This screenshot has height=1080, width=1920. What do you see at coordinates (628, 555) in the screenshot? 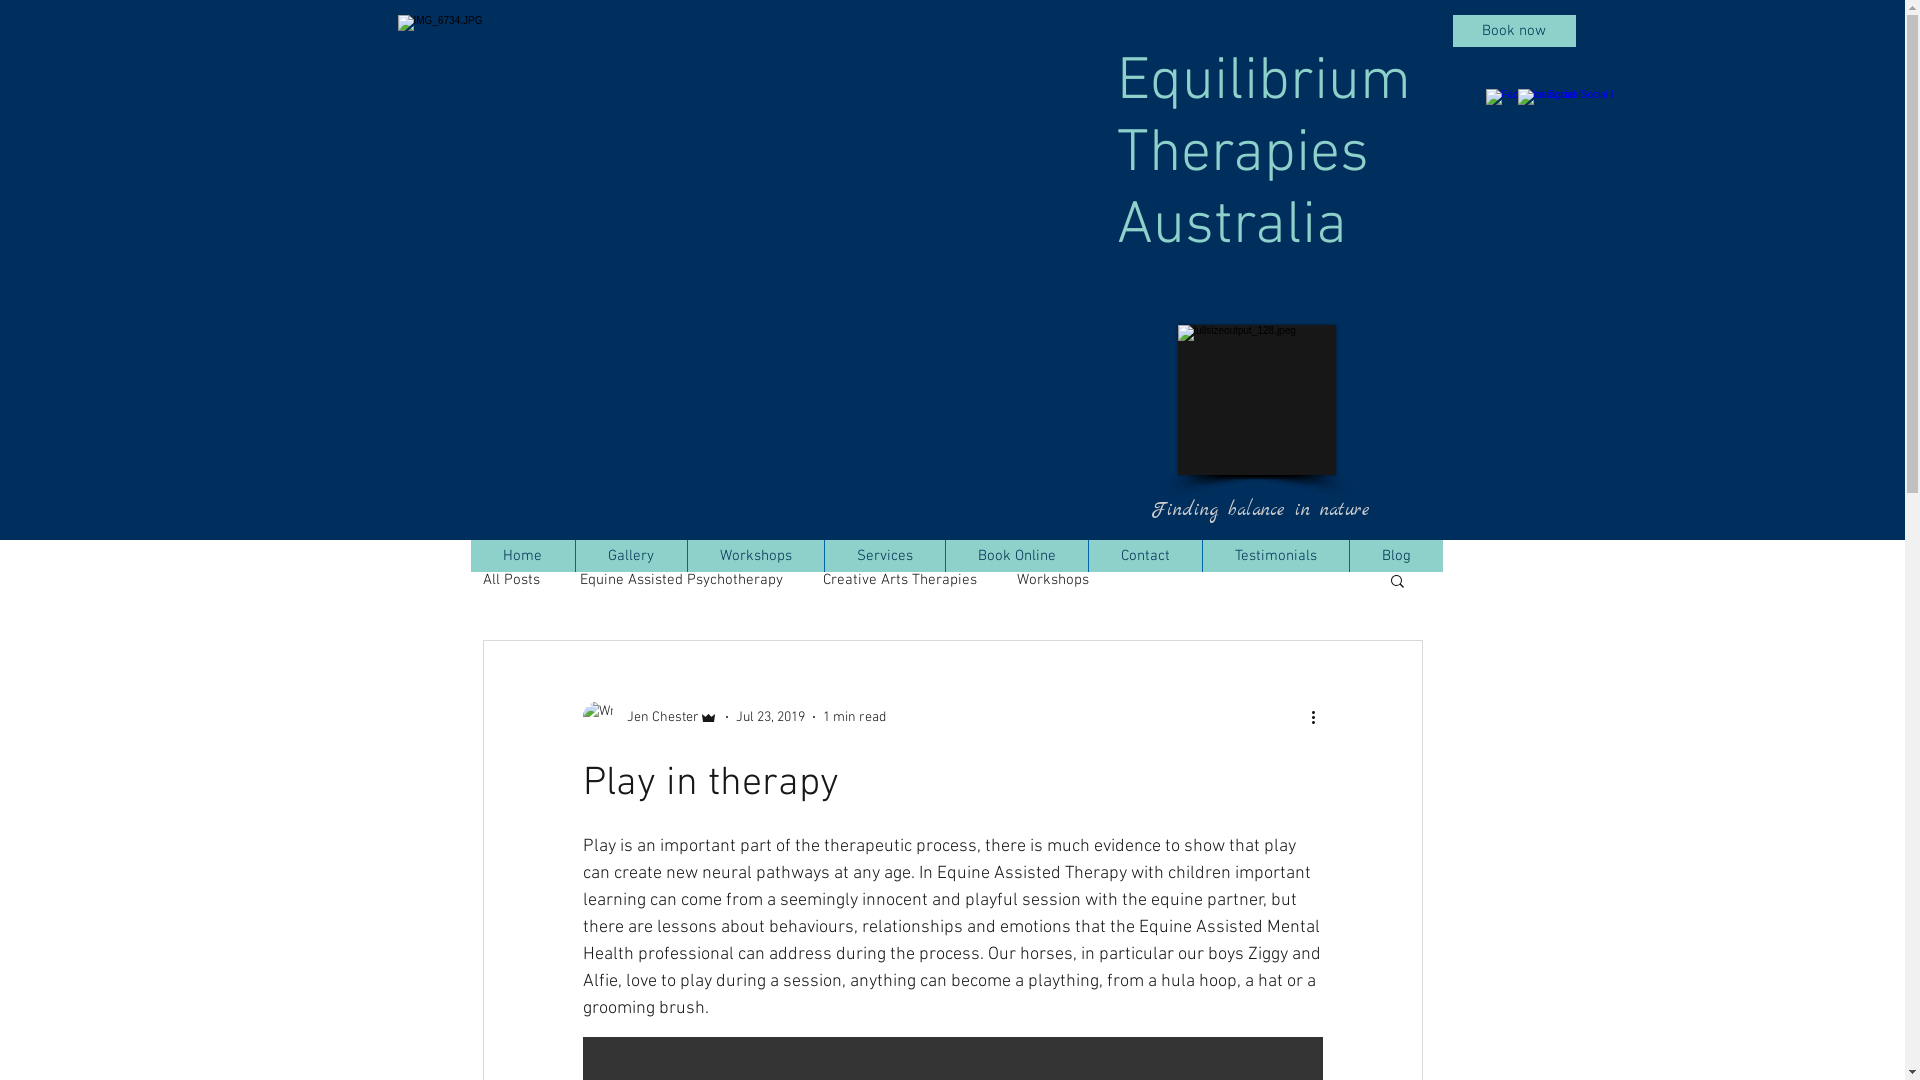
I see `'Gallery'` at bounding box center [628, 555].